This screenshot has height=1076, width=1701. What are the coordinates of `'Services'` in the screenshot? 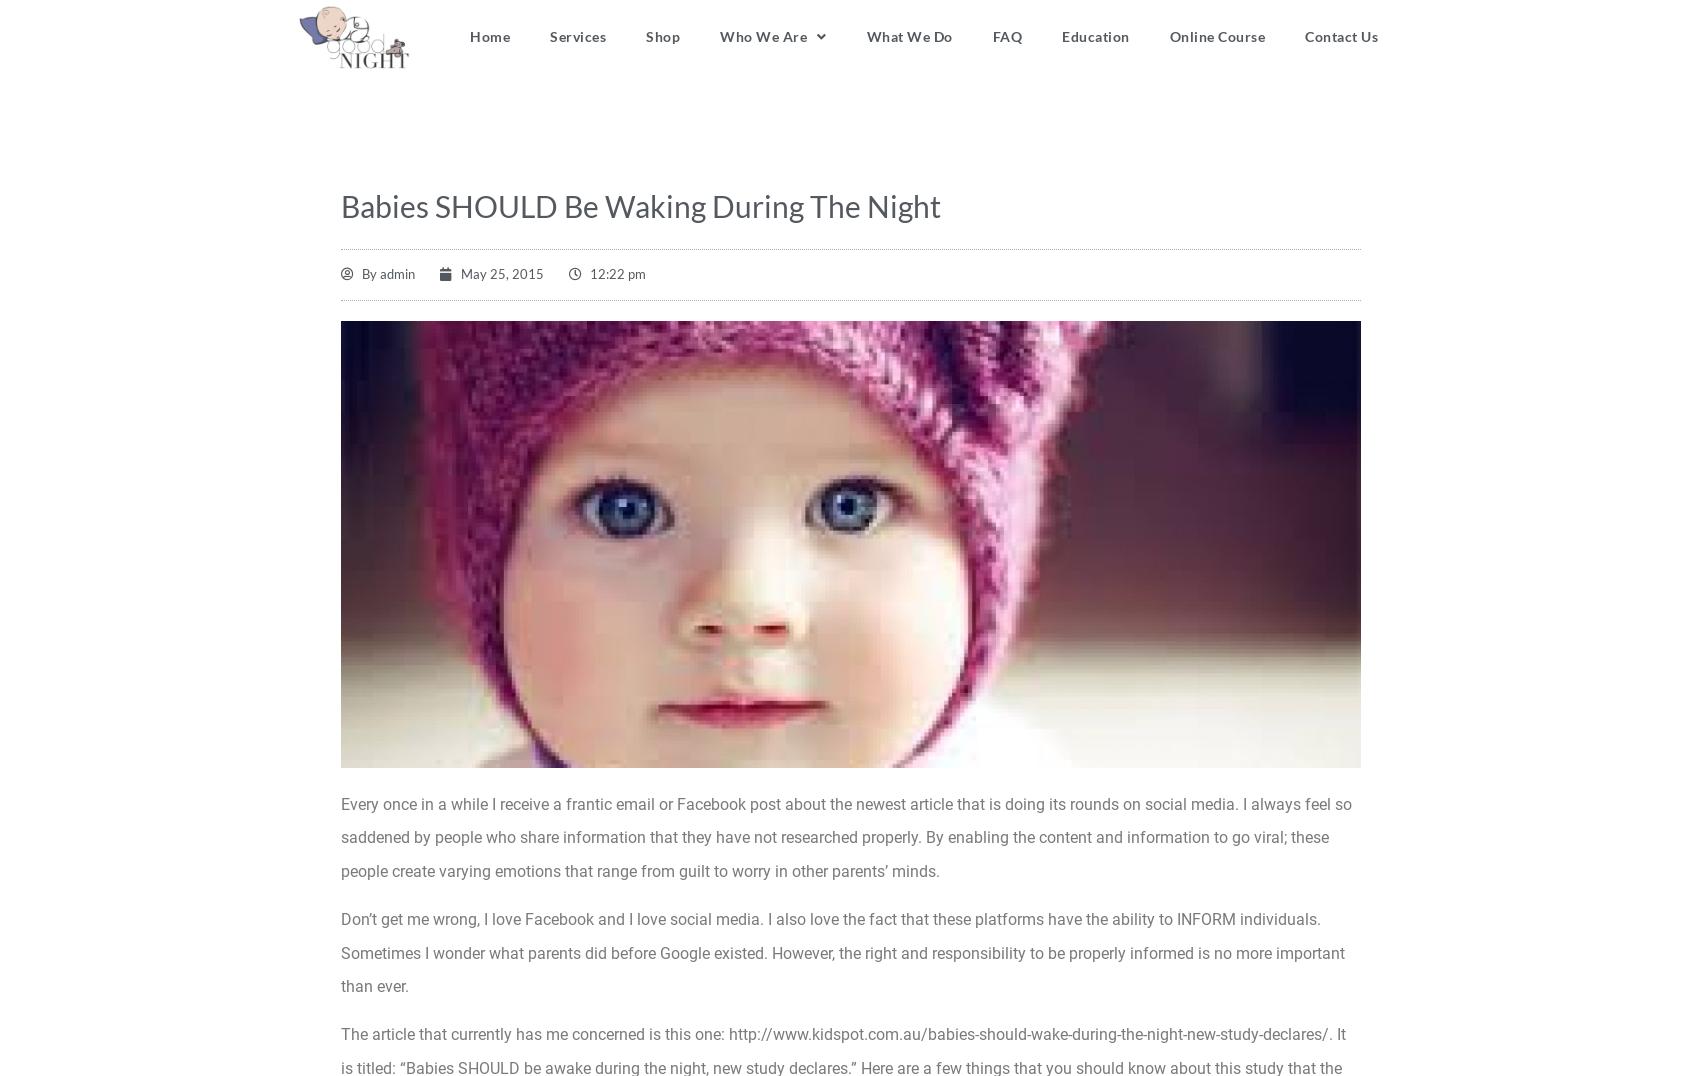 It's located at (577, 35).